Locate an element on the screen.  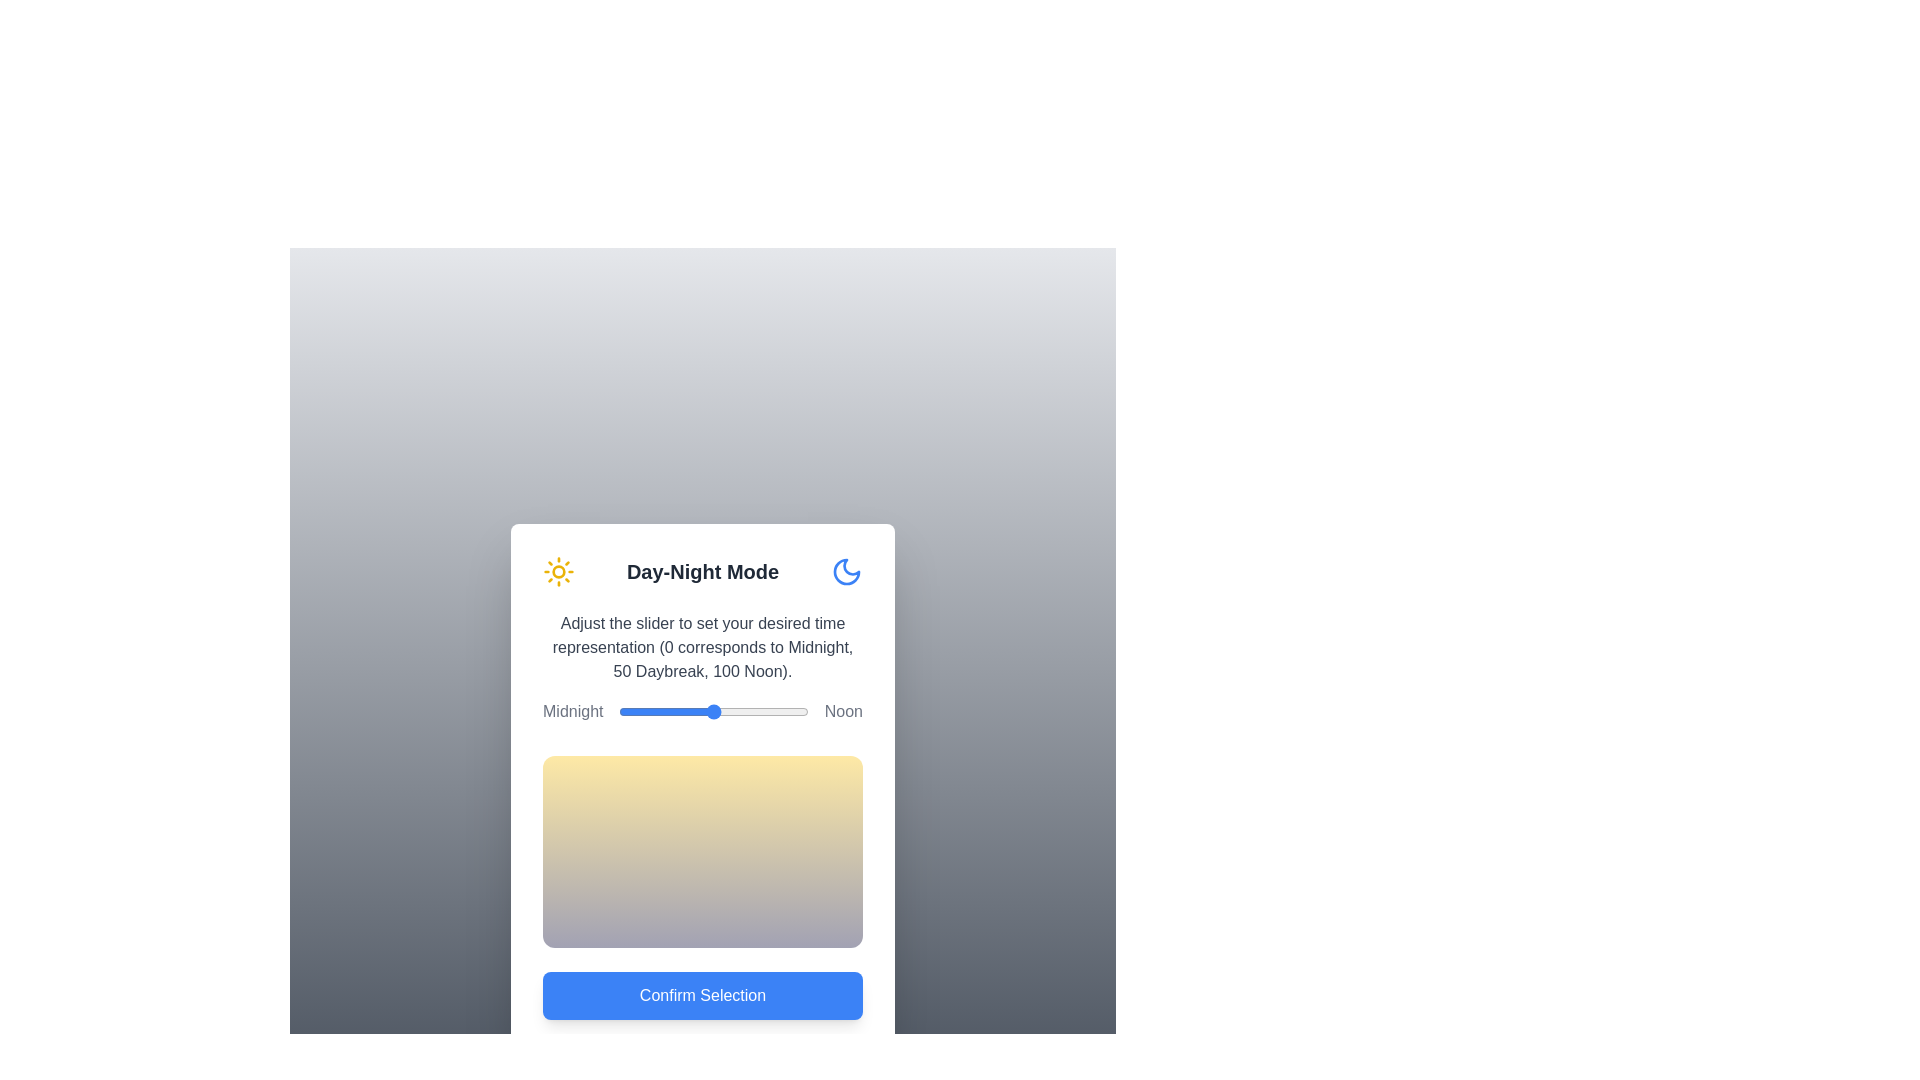
the slider to set the time representation to 34 is located at coordinates (683, 711).